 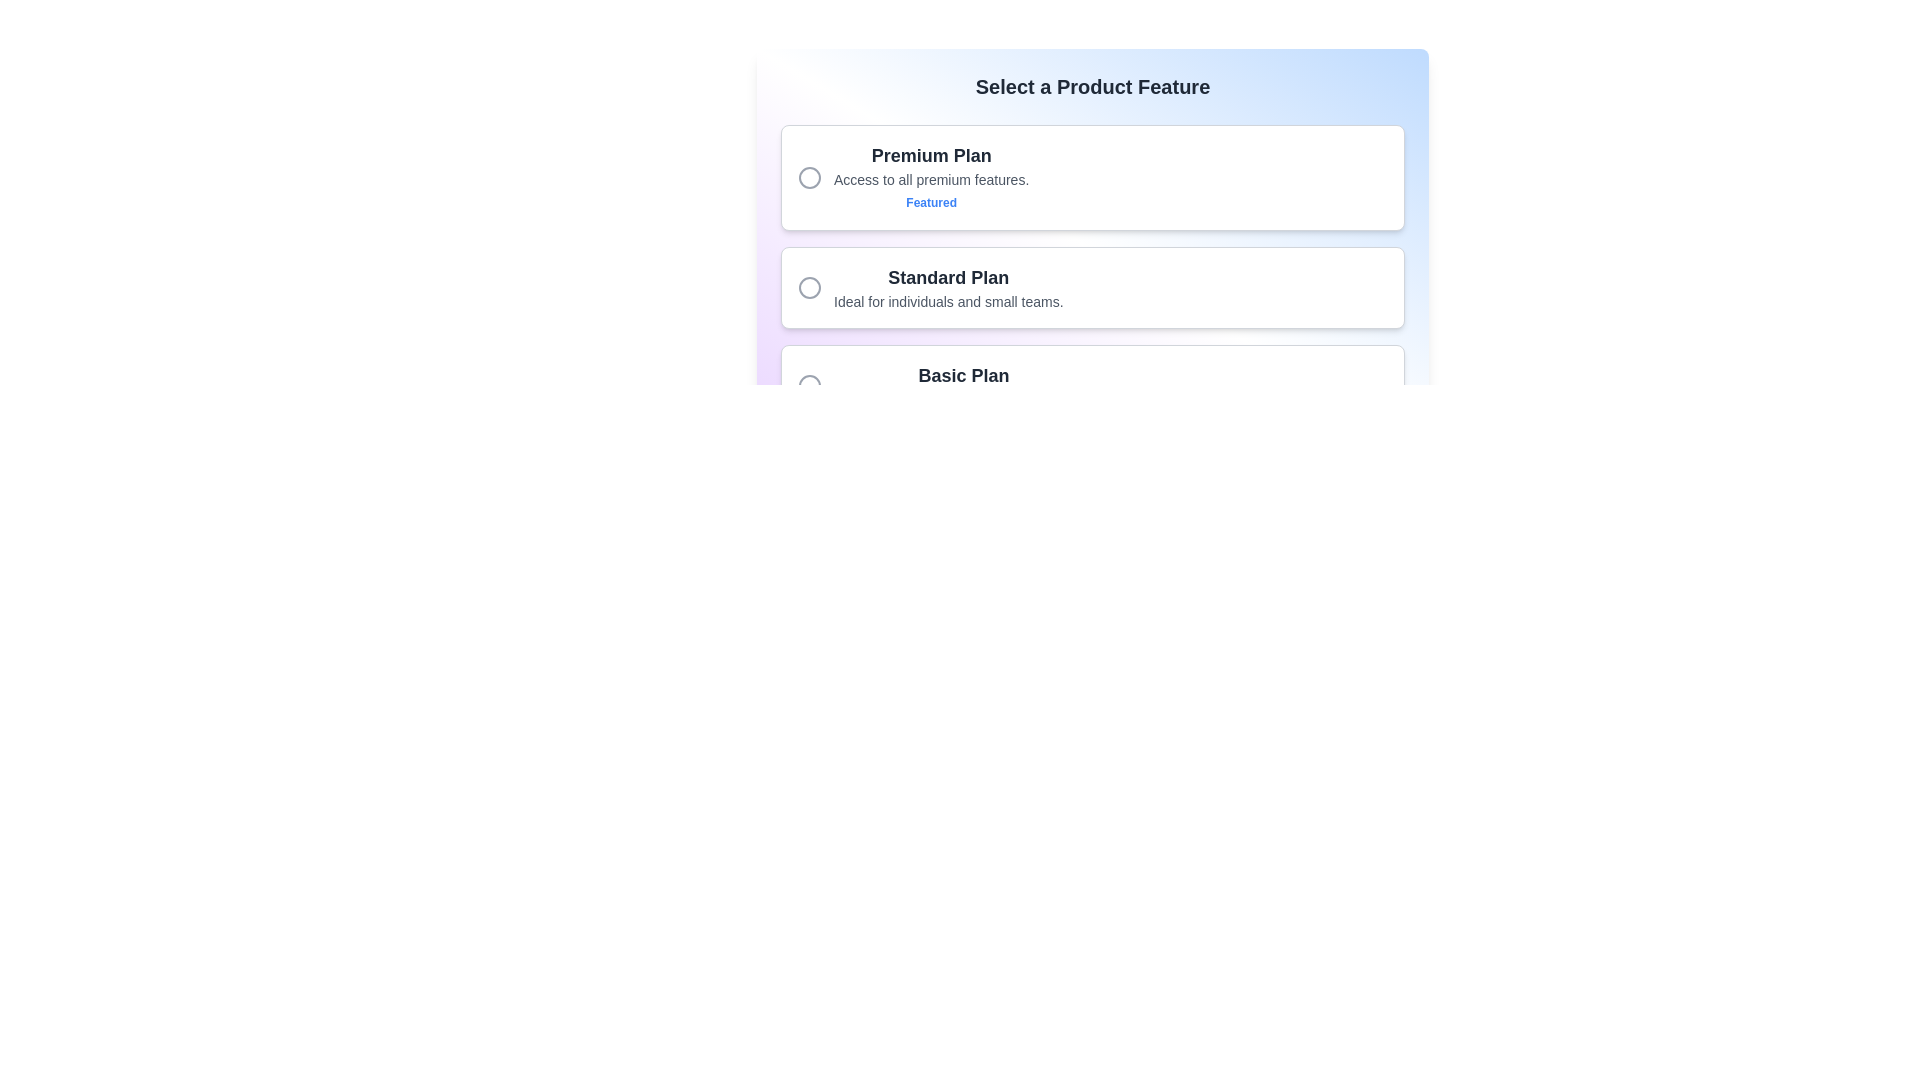 I want to click on the 'Premium Plan' radio button with the description 'Access to all premium features.', so click(x=1092, y=176).